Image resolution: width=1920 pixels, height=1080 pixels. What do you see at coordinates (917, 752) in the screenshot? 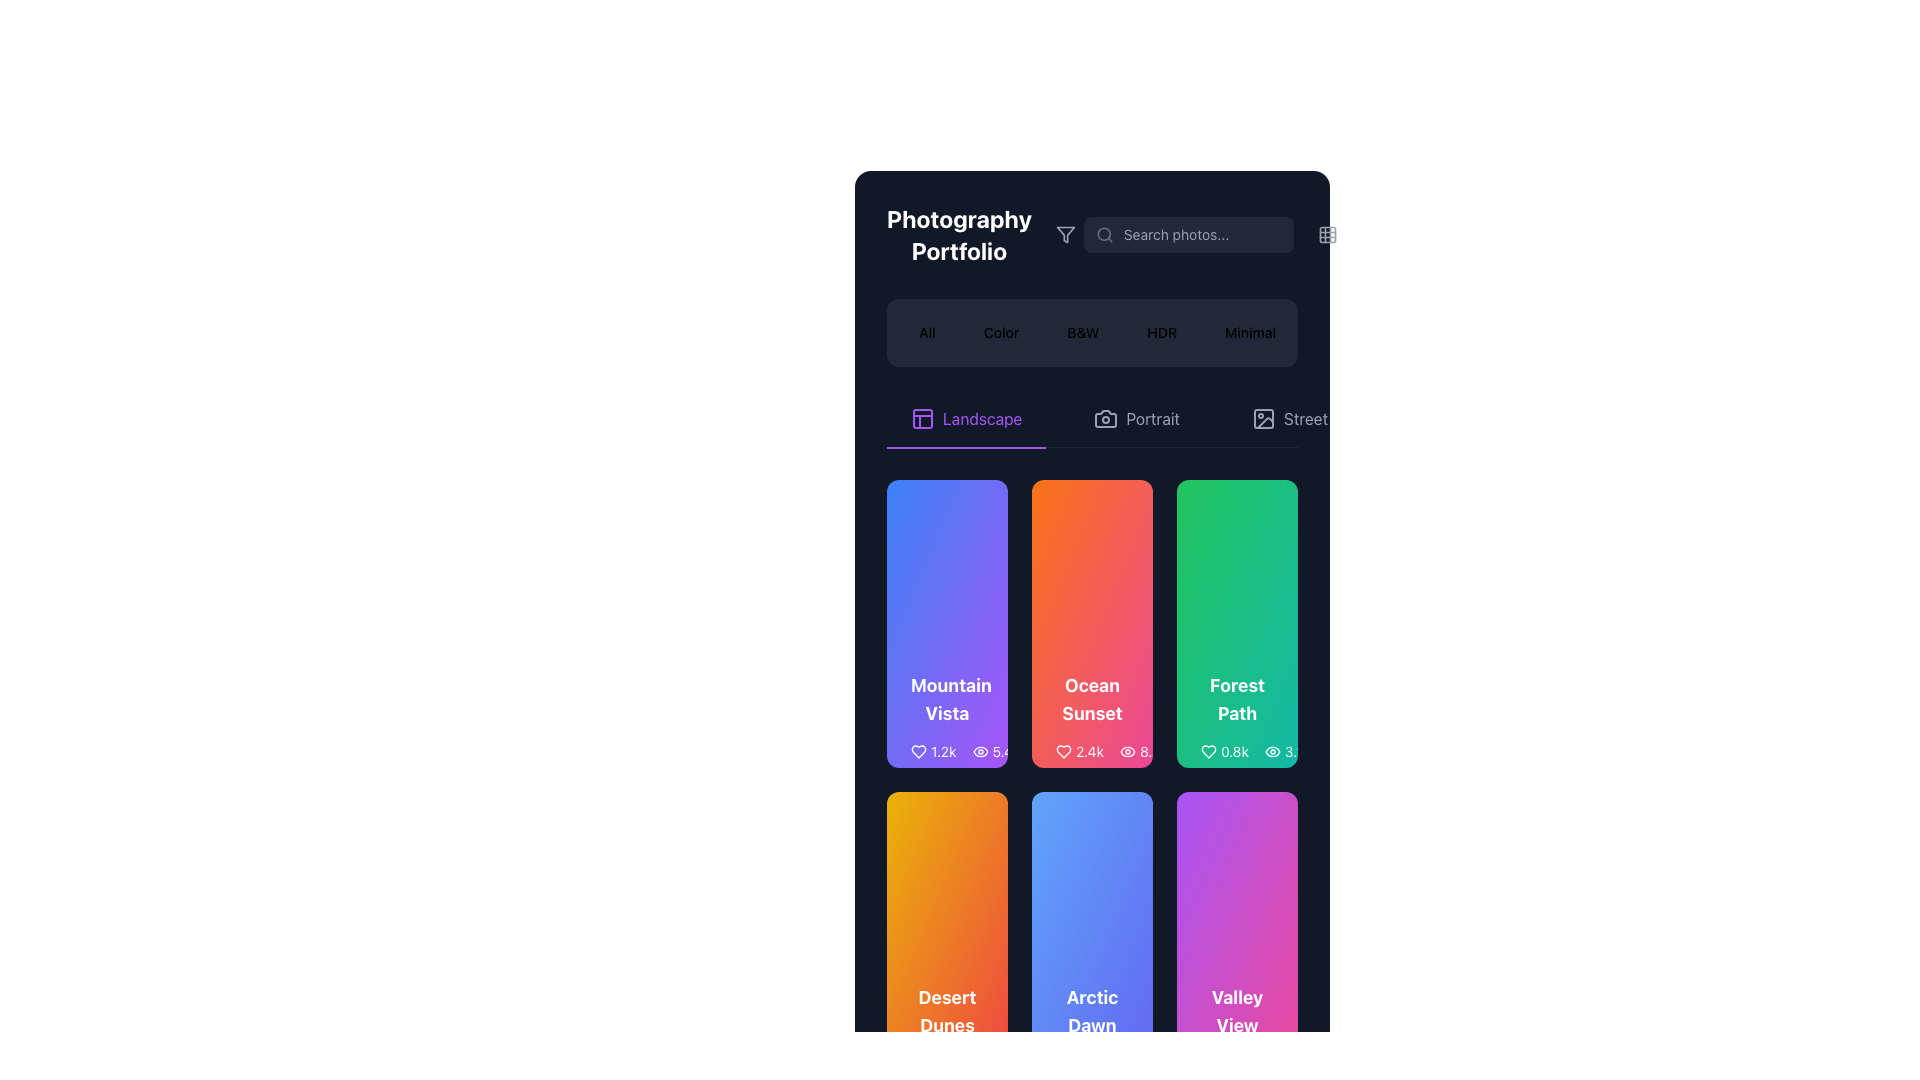
I see `the heart icon located at the bottom-left corner of the 'Mountain Vista' card, which represents a 'like' feature and is accompanied by a popularity metric ('1.2k')` at bounding box center [917, 752].